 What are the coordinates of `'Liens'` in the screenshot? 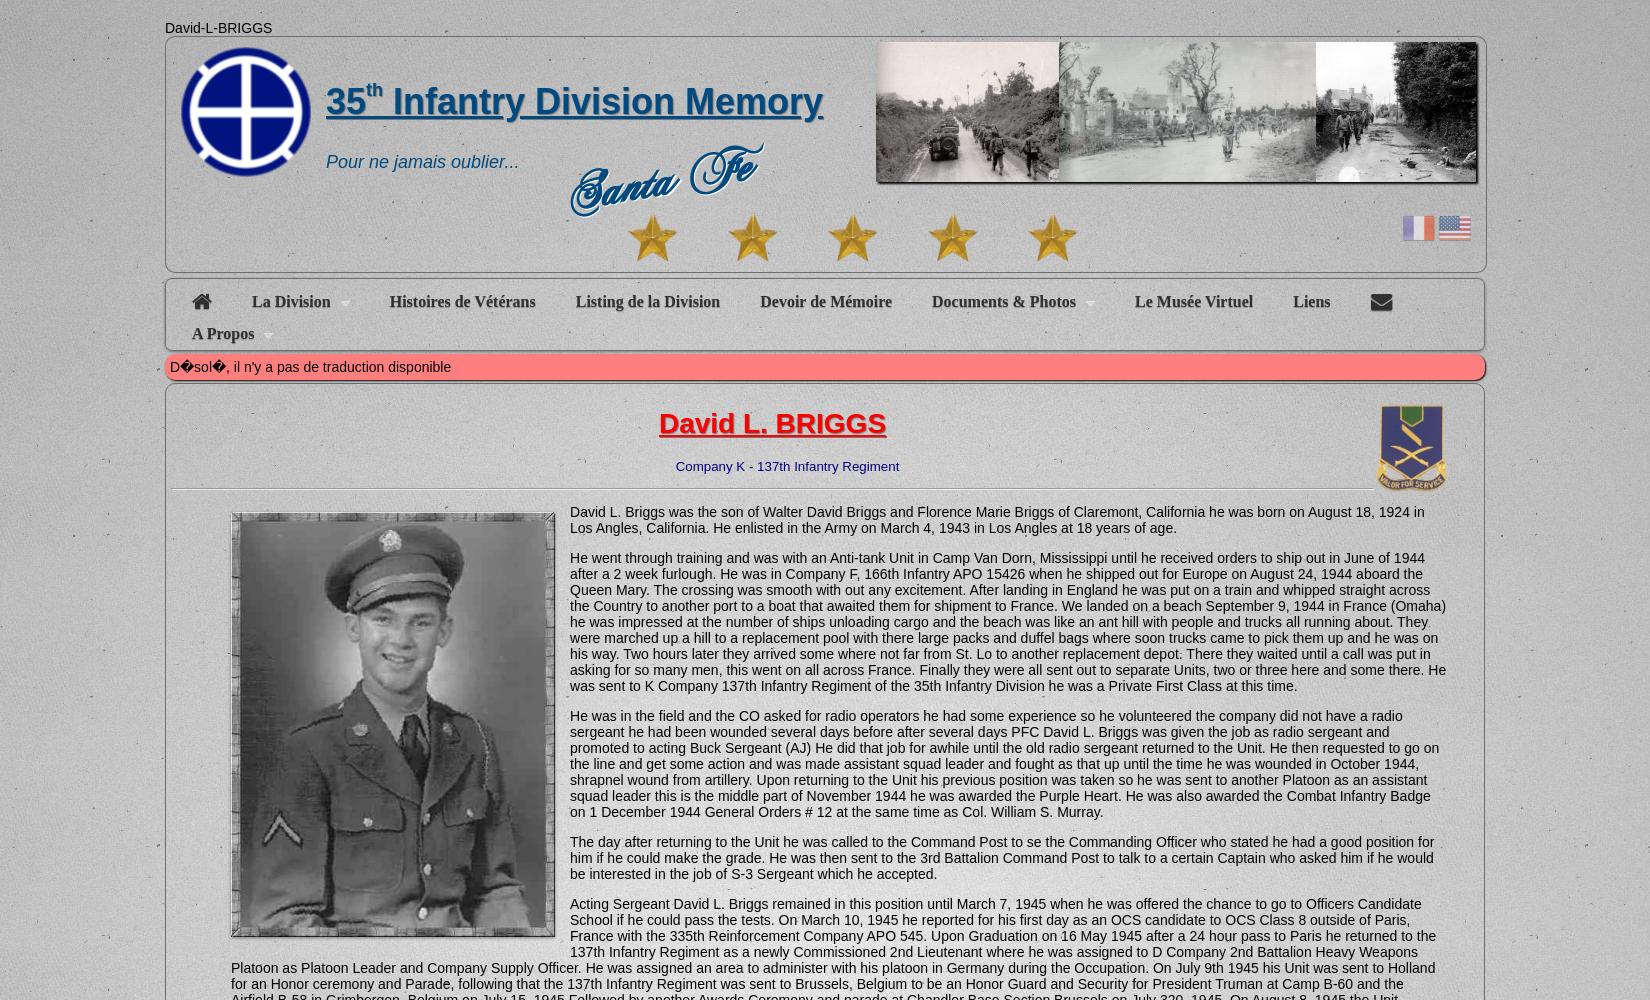 It's located at (1310, 301).